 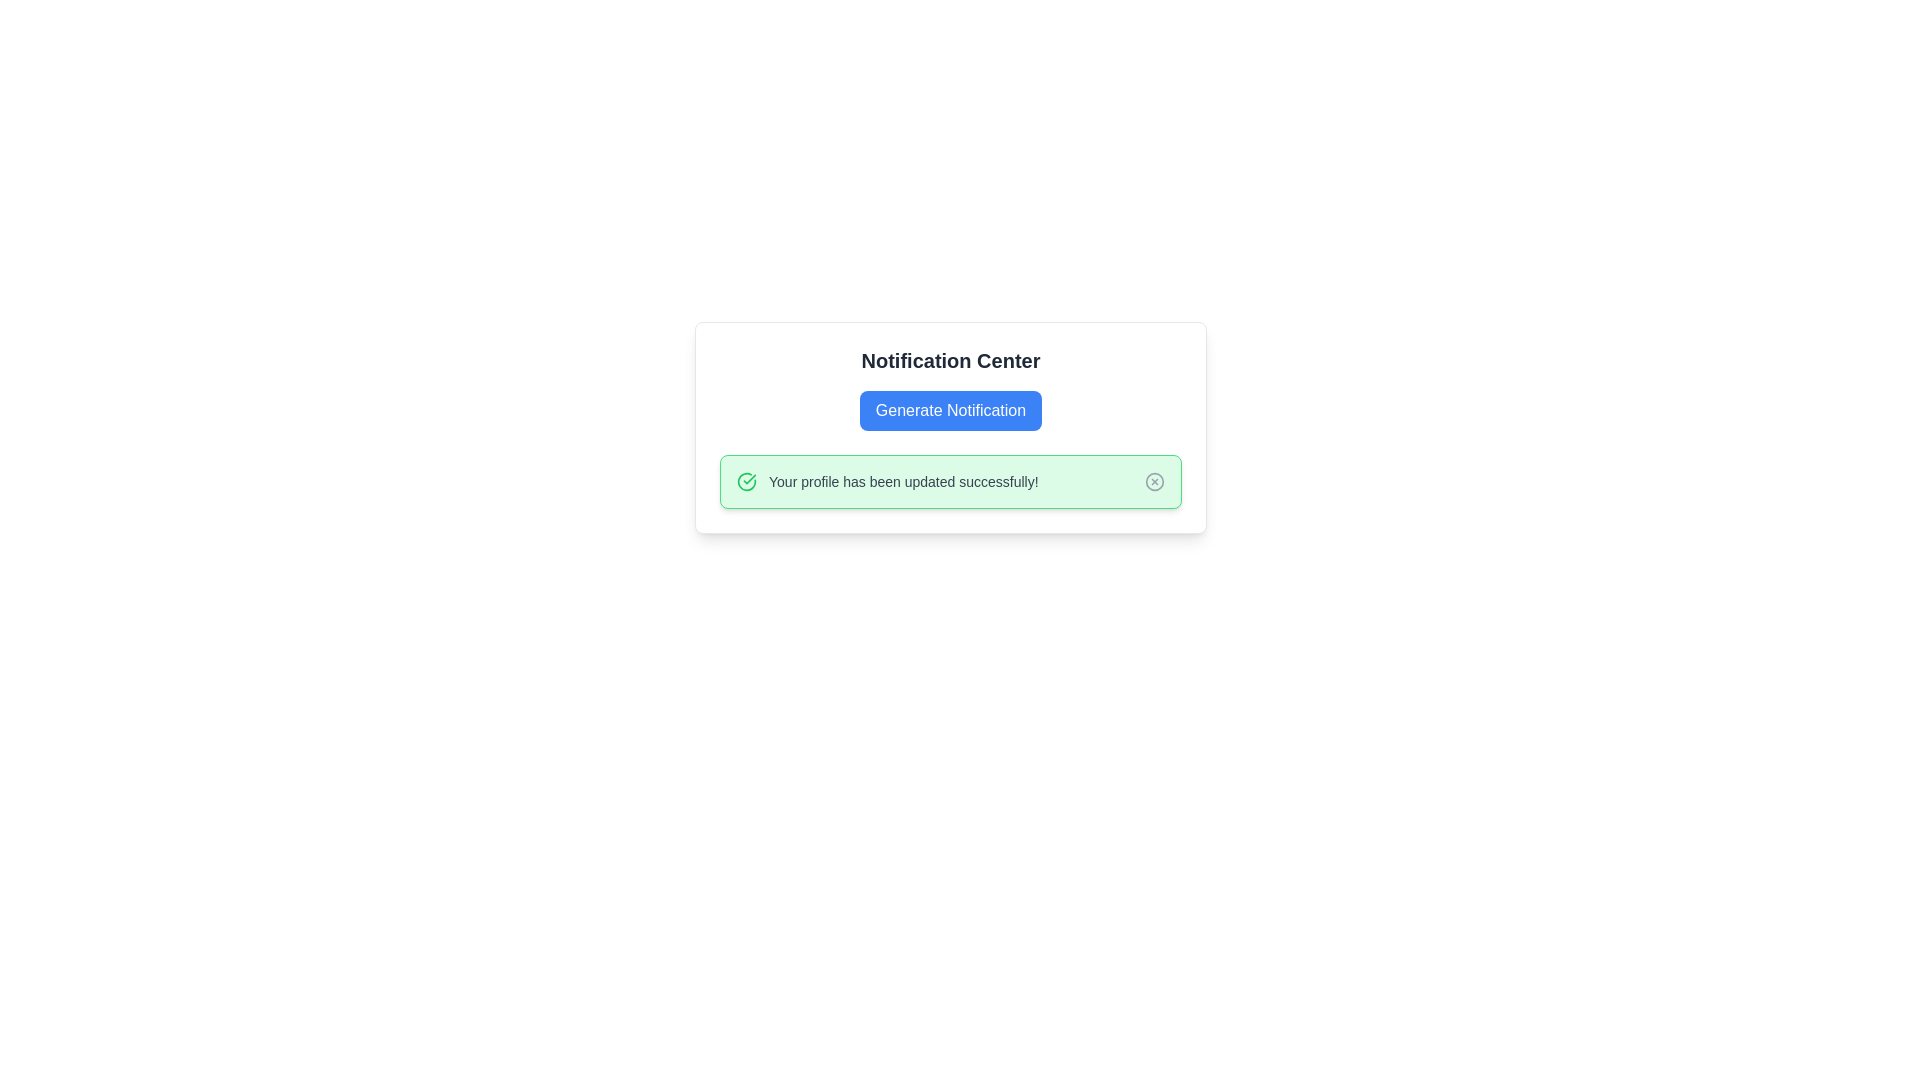 I want to click on the 'Generate Notification' button, which is a rectangular button with a blue background and white text, located below the 'Notification Center' heading, so click(x=949, y=410).